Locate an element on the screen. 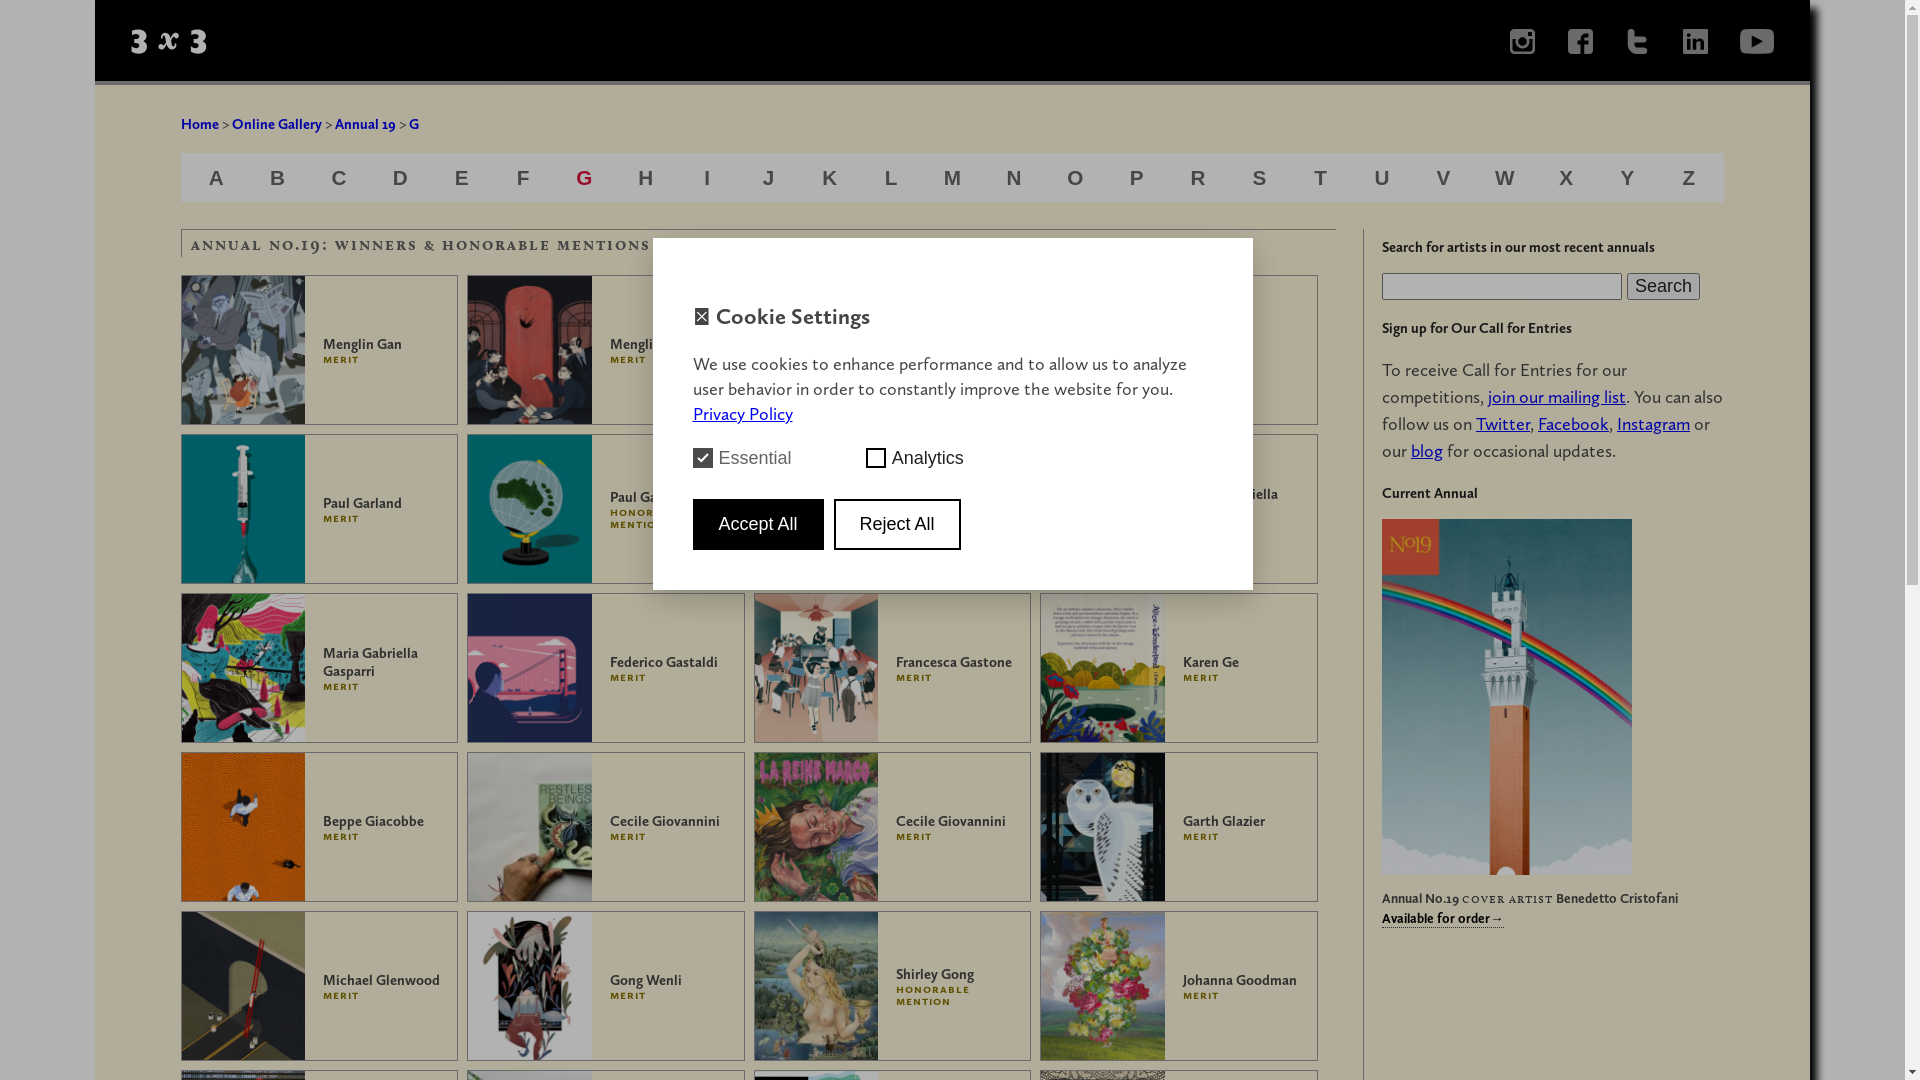  'Beppe Giacobbe is located at coordinates (320, 826).